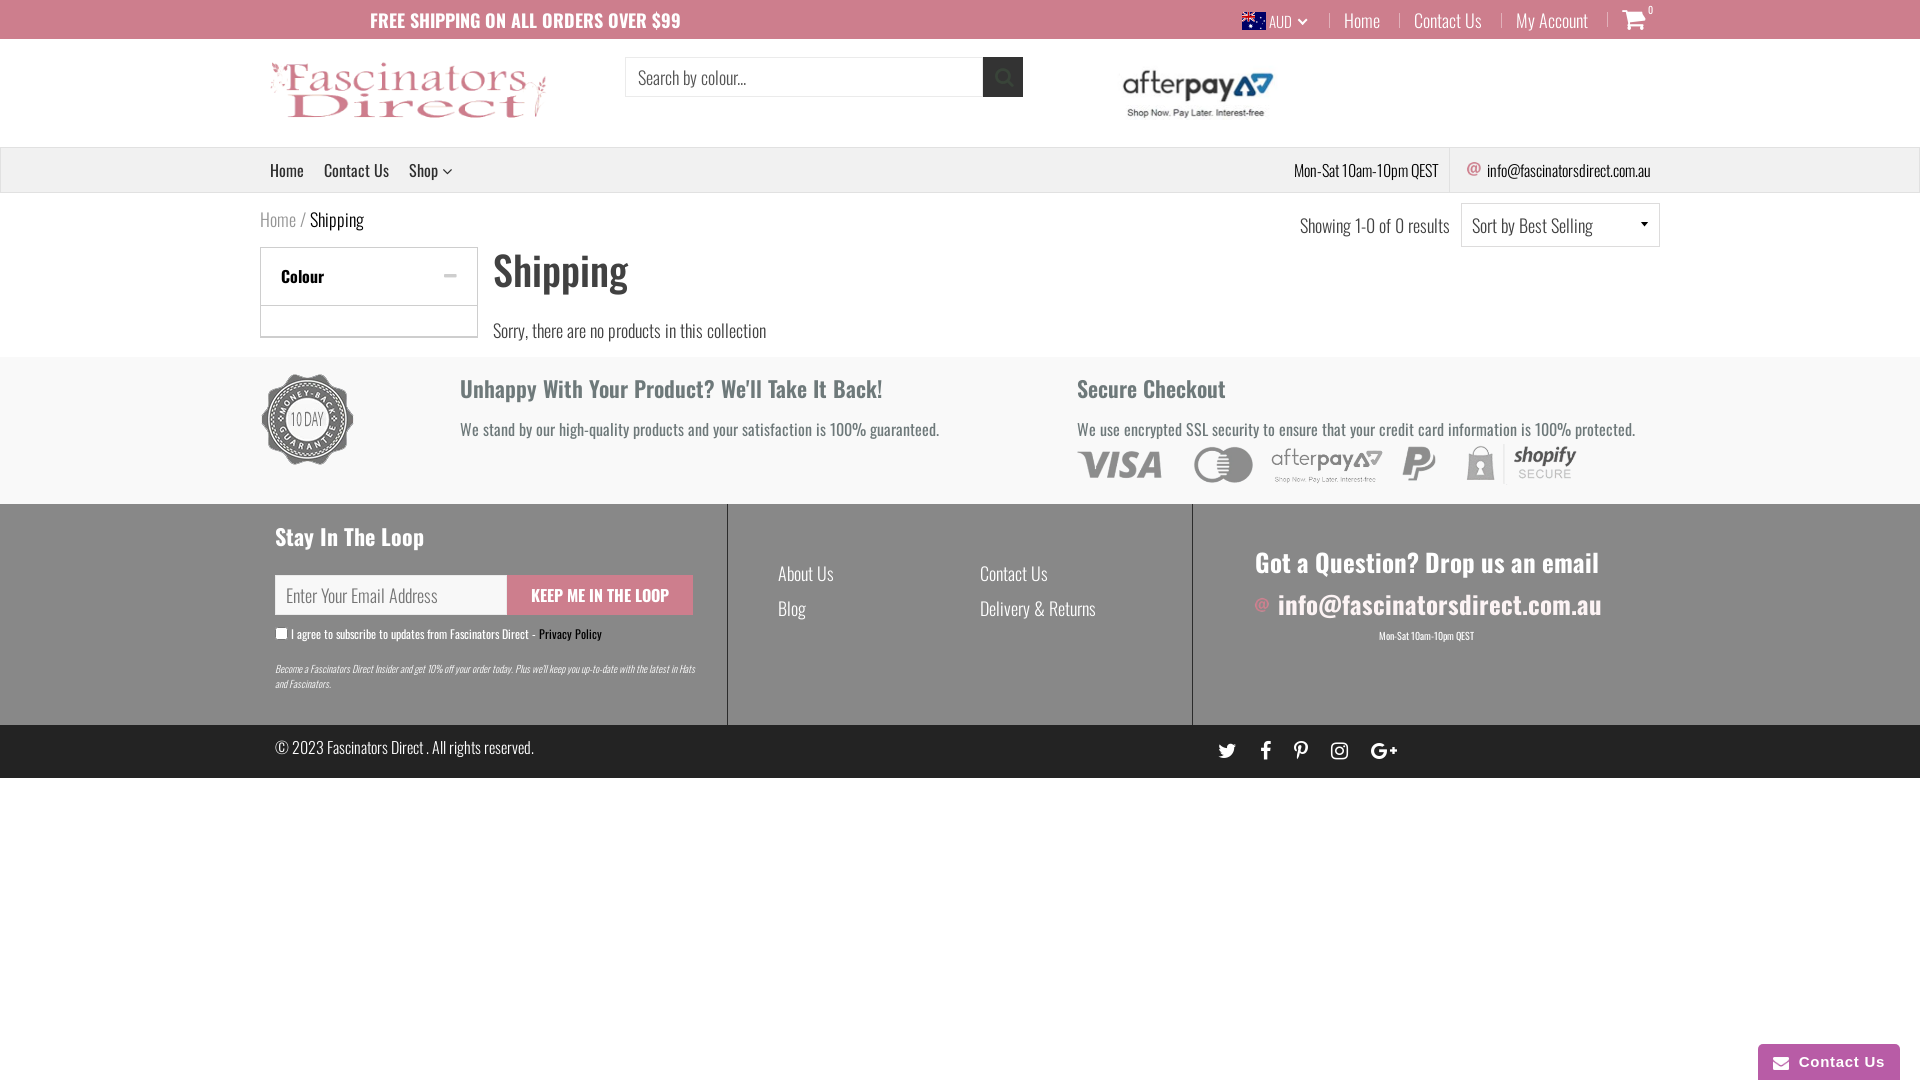 The width and height of the screenshot is (1920, 1080). Describe the element at coordinates (791, 607) in the screenshot. I see `'Blog'` at that location.